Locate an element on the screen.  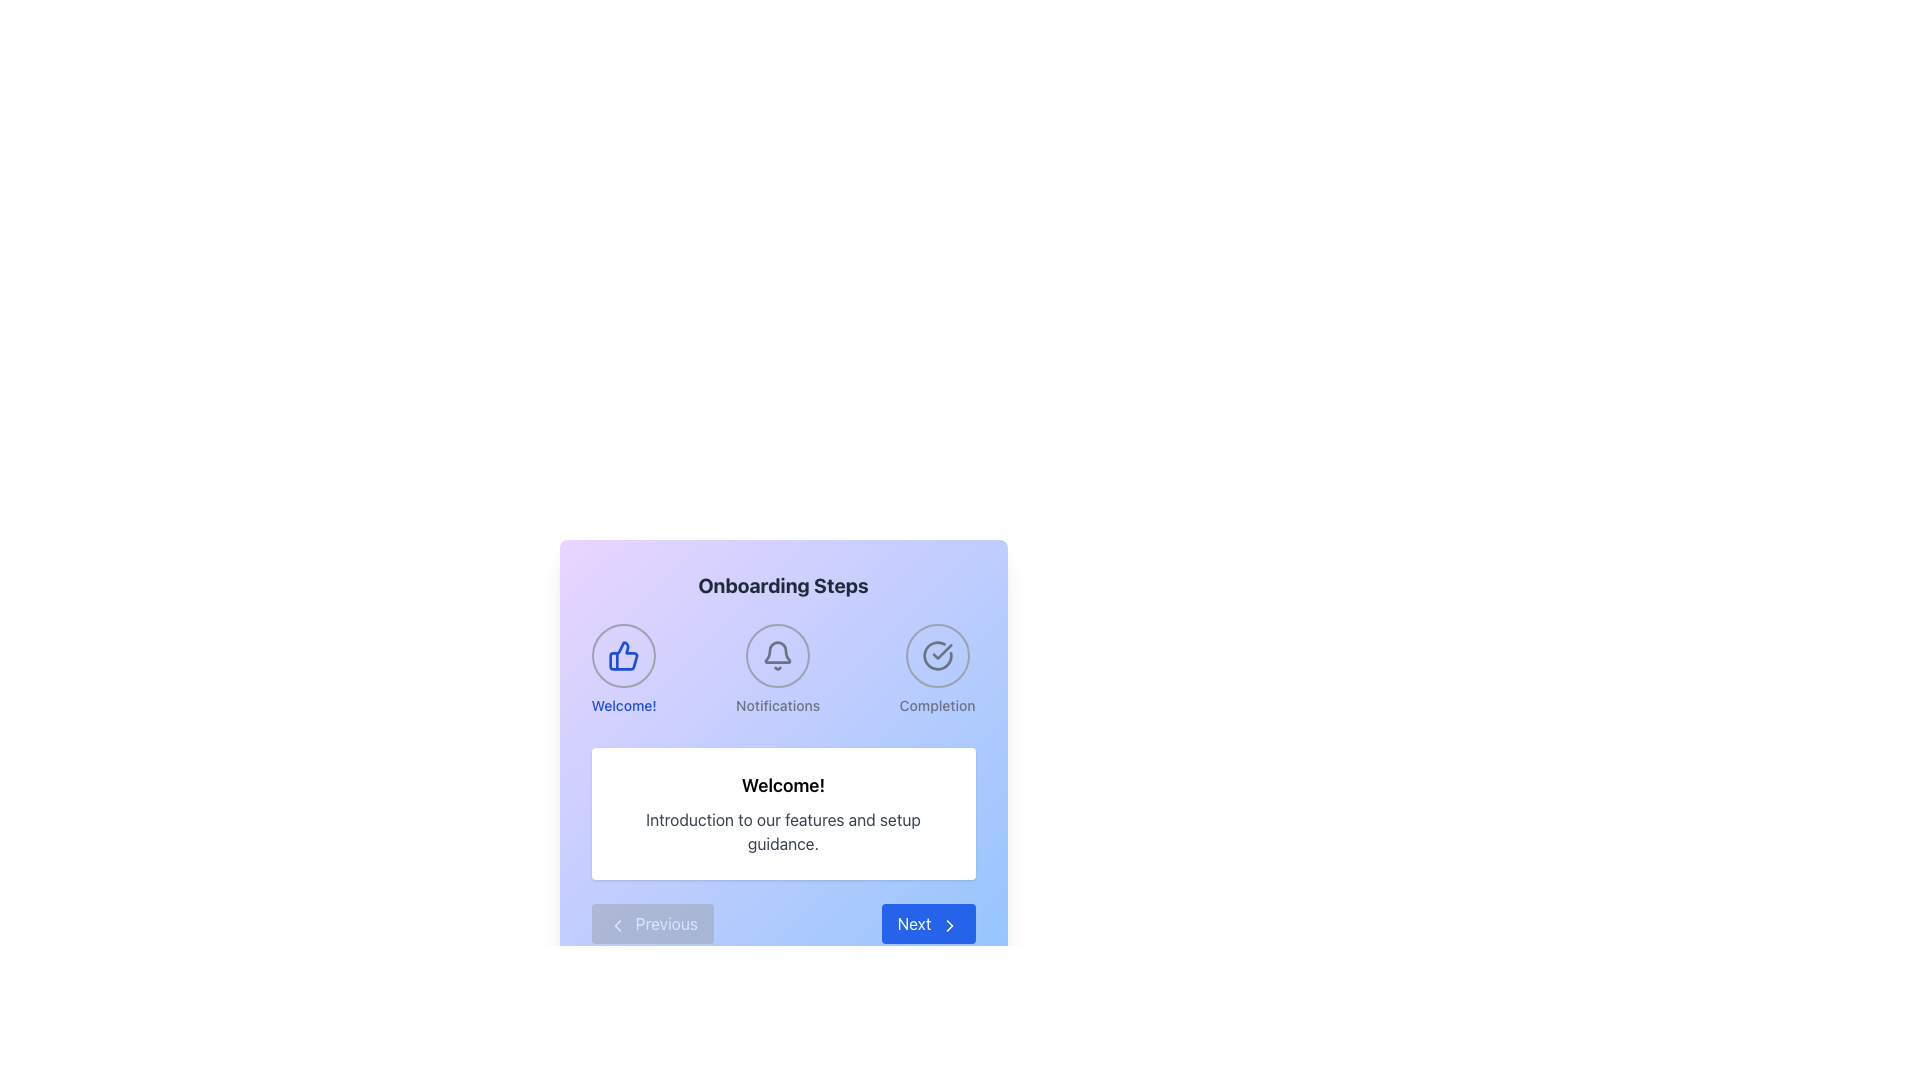
the Grouped Navigation Indicators element located below the title 'Onboarding Steps' is located at coordinates (782, 670).